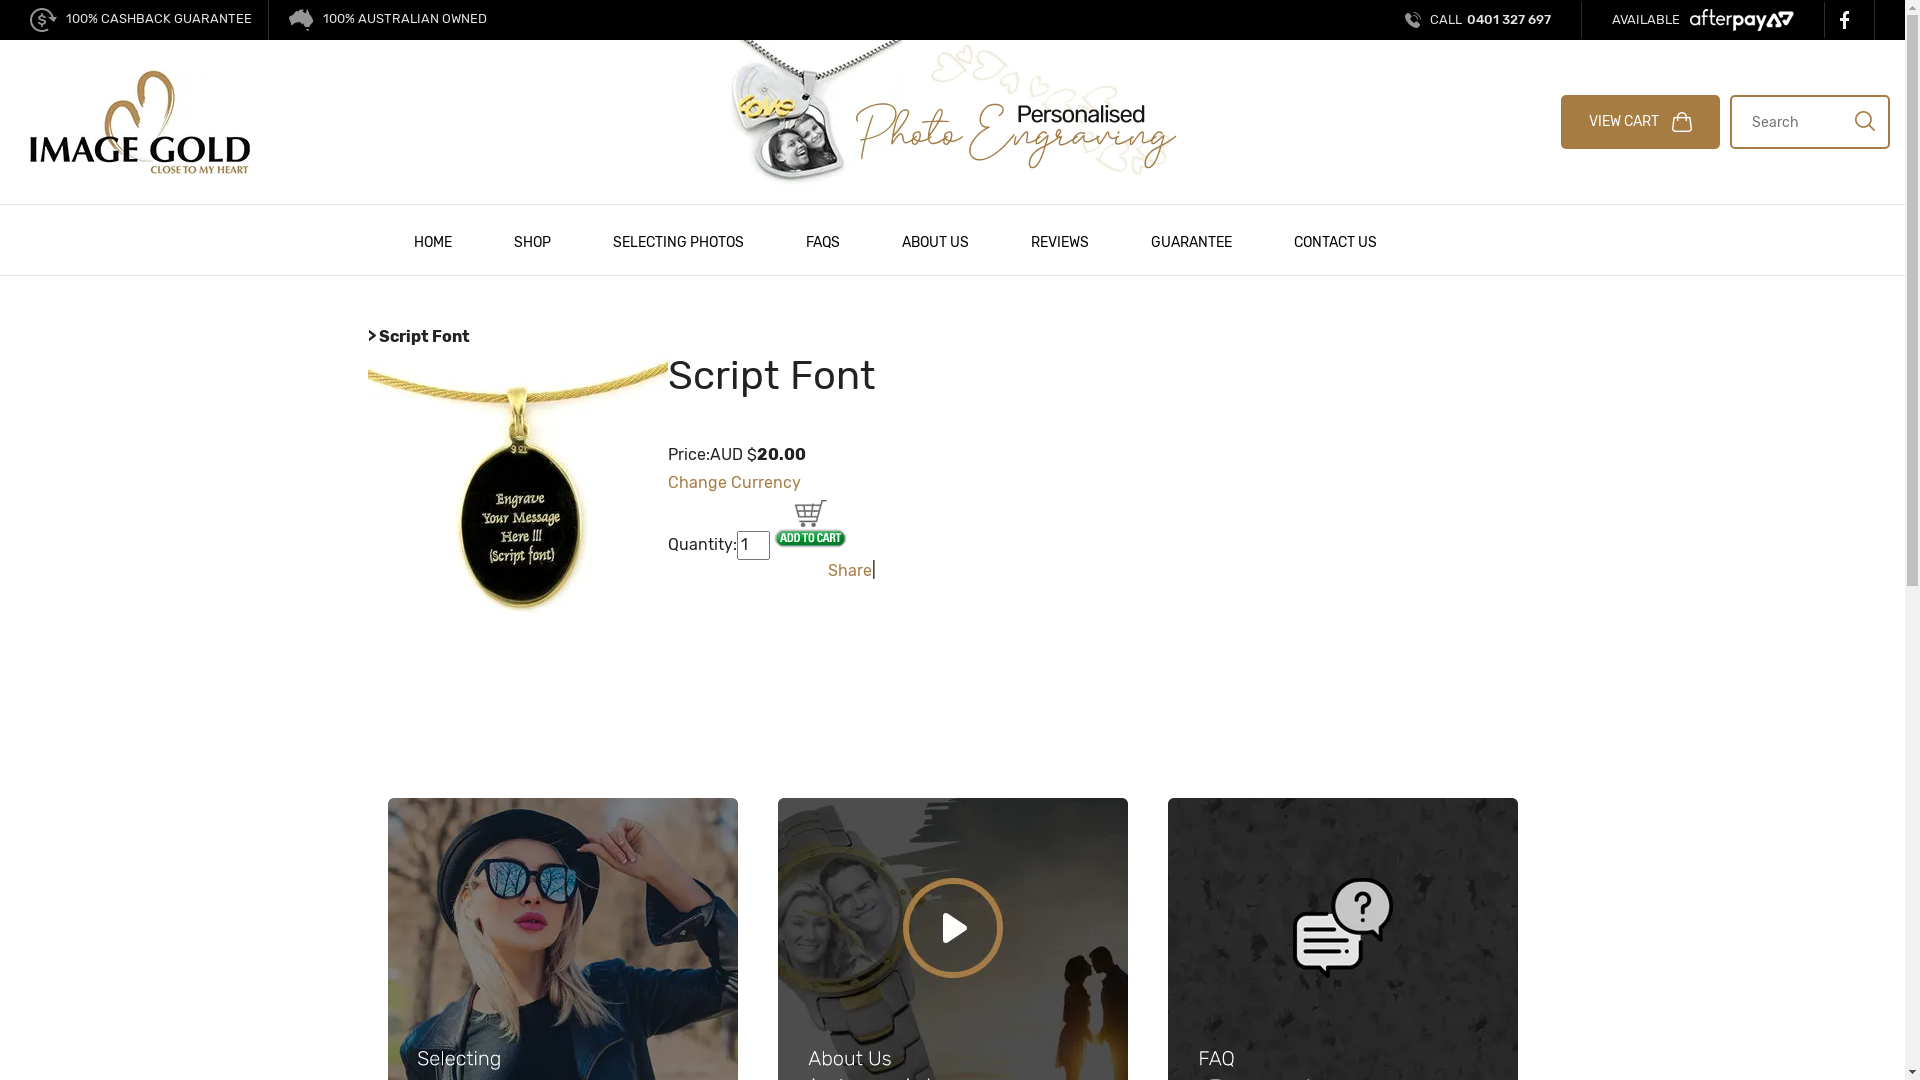 The height and width of the screenshot is (1080, 1920). What do you see at coordinates (1343, 971) in the screenshot?
I see `'Read FAQ'` at bounding box center [1343, 971].